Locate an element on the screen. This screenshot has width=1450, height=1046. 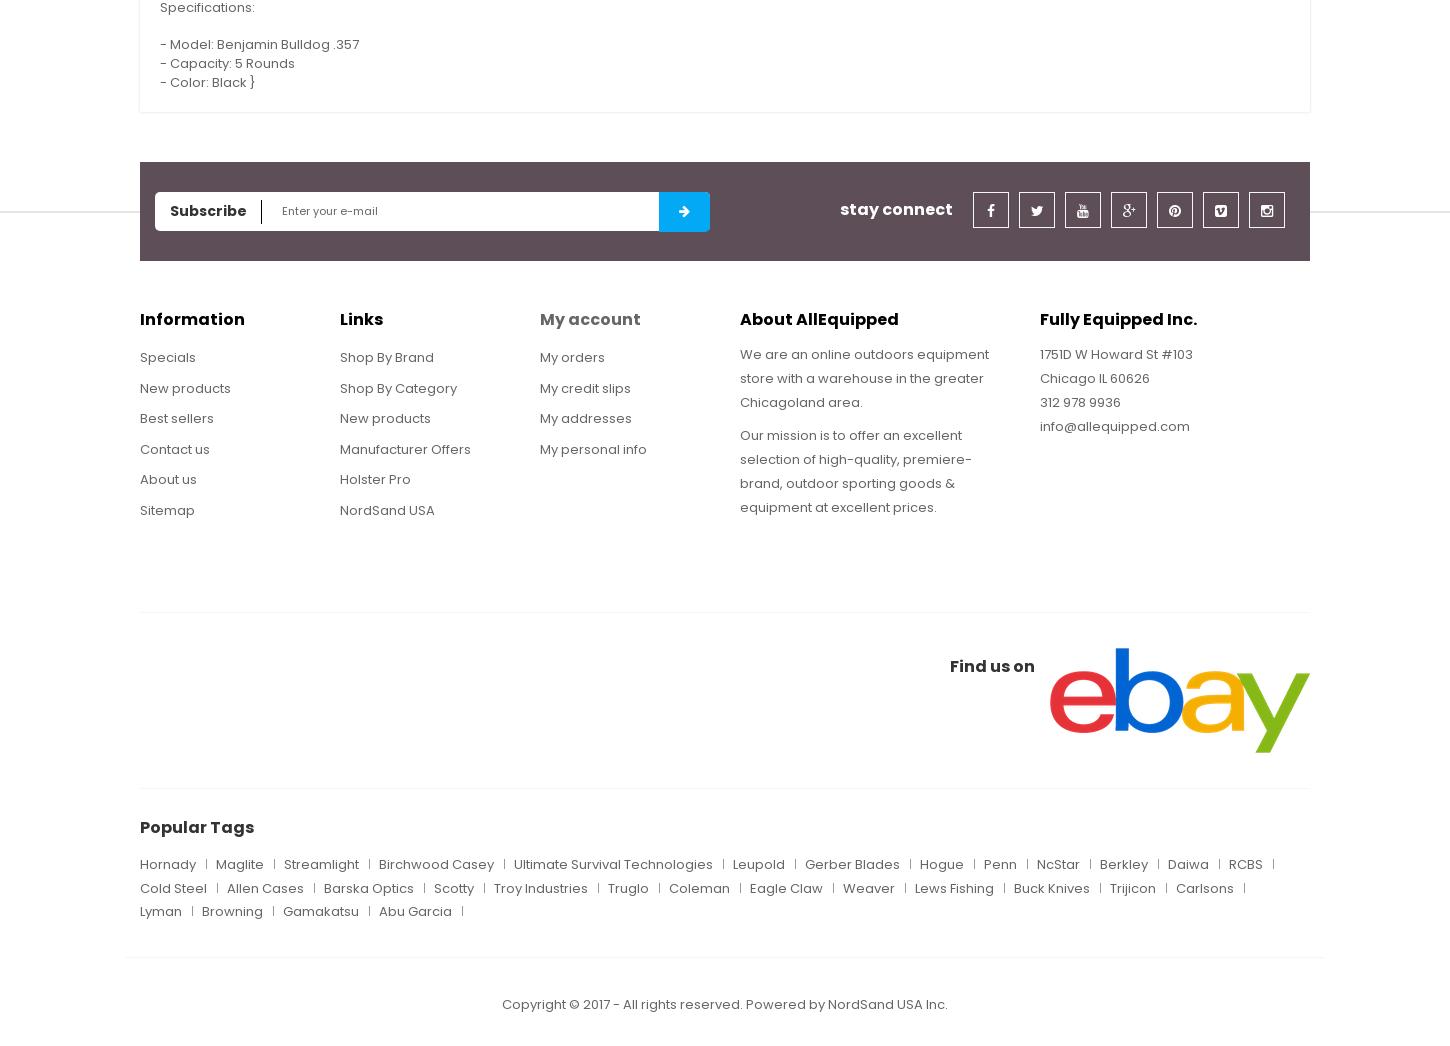
'Cold Steel' is located at coordinates (172, 886).